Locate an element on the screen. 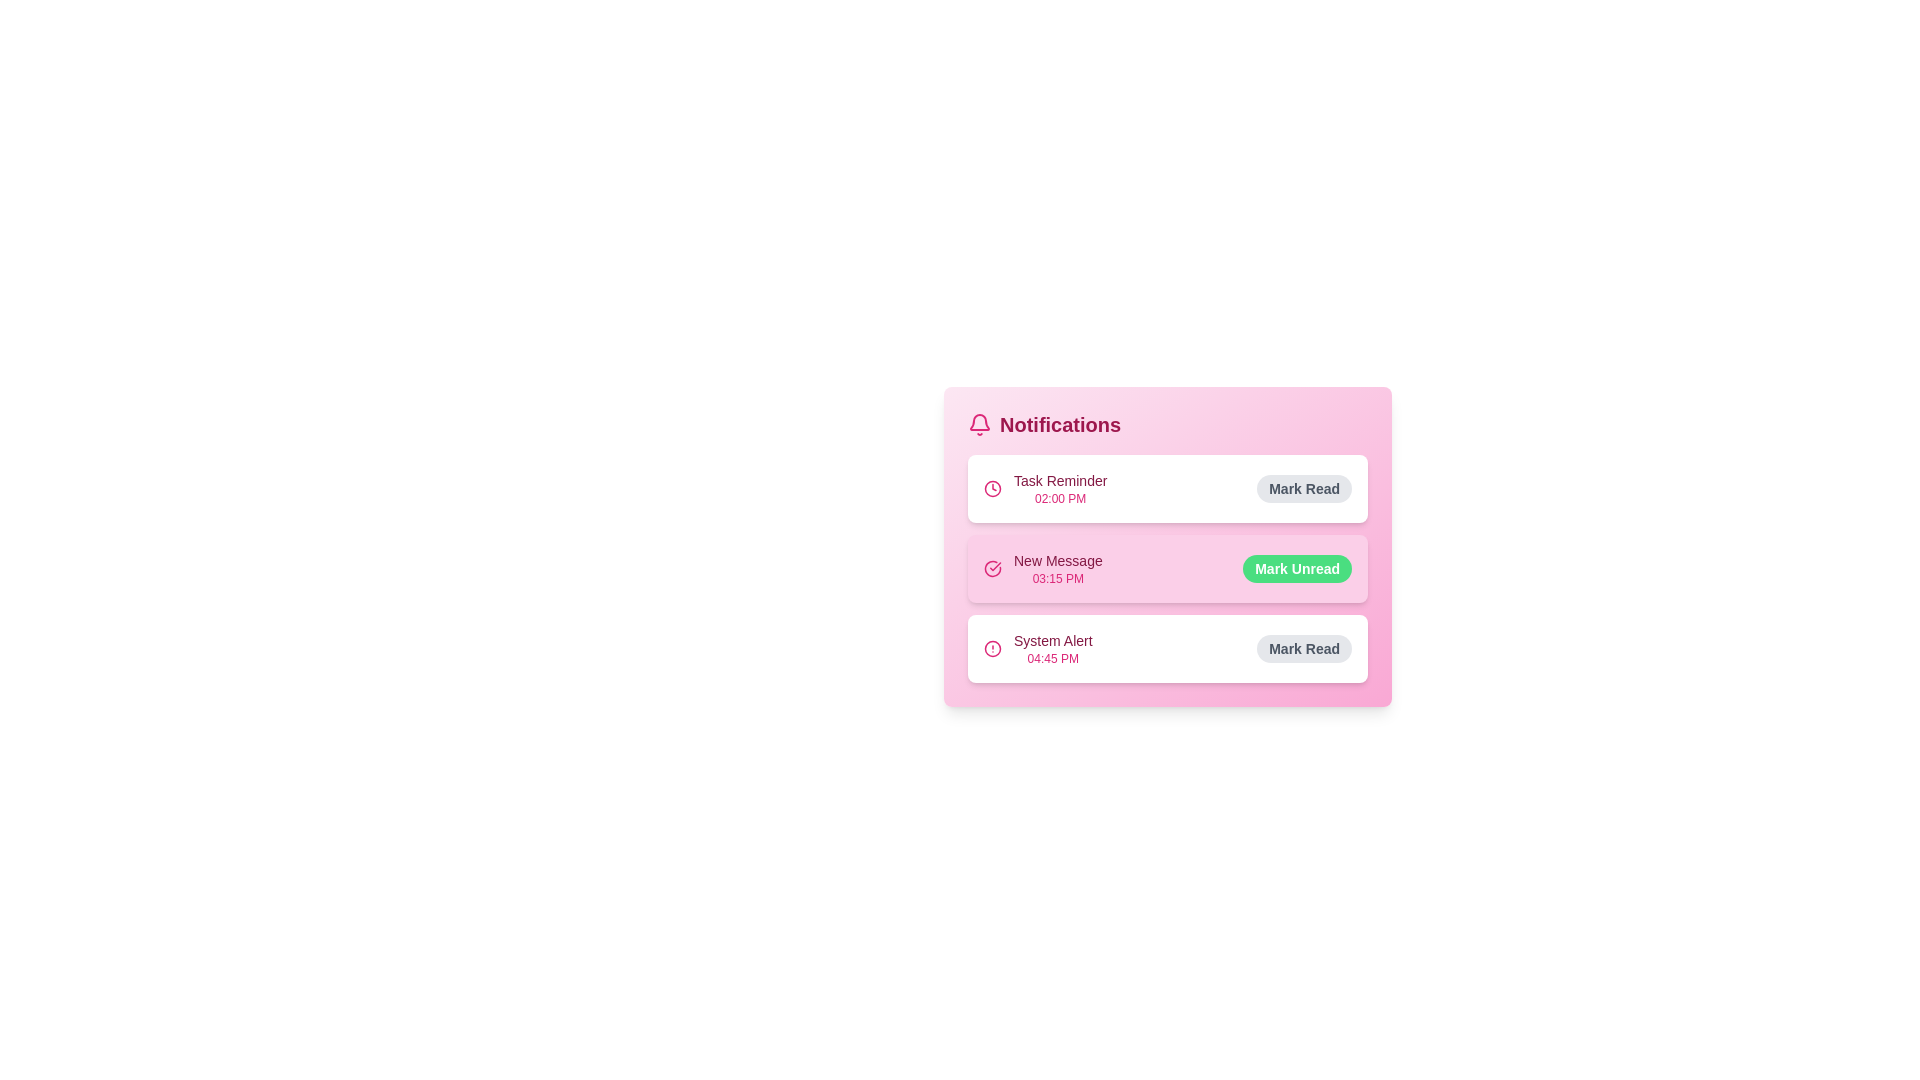  the icon representing the notification type New Message is located at coordinates (993, 569).